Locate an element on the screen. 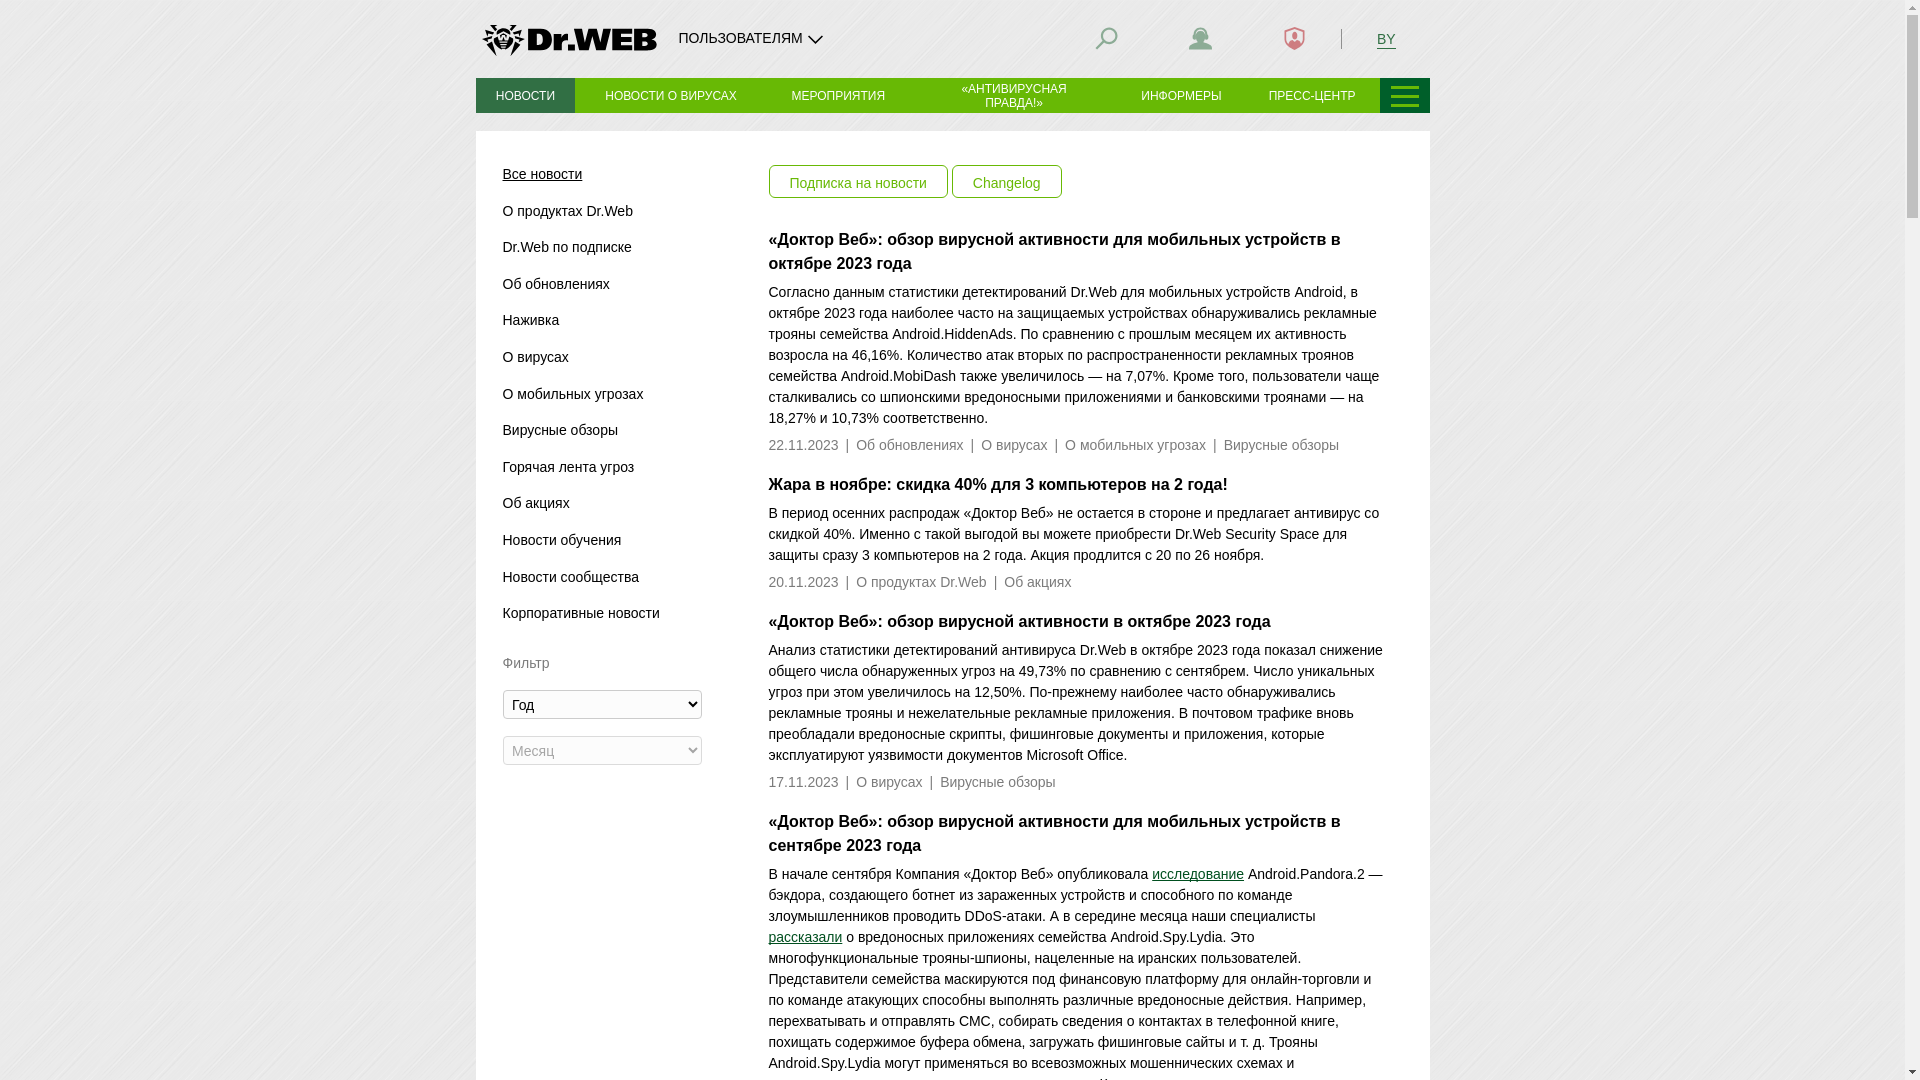 The height and width of the screenshot is (1080, 1920). 'BY' is located at coordinates (1385, 38).